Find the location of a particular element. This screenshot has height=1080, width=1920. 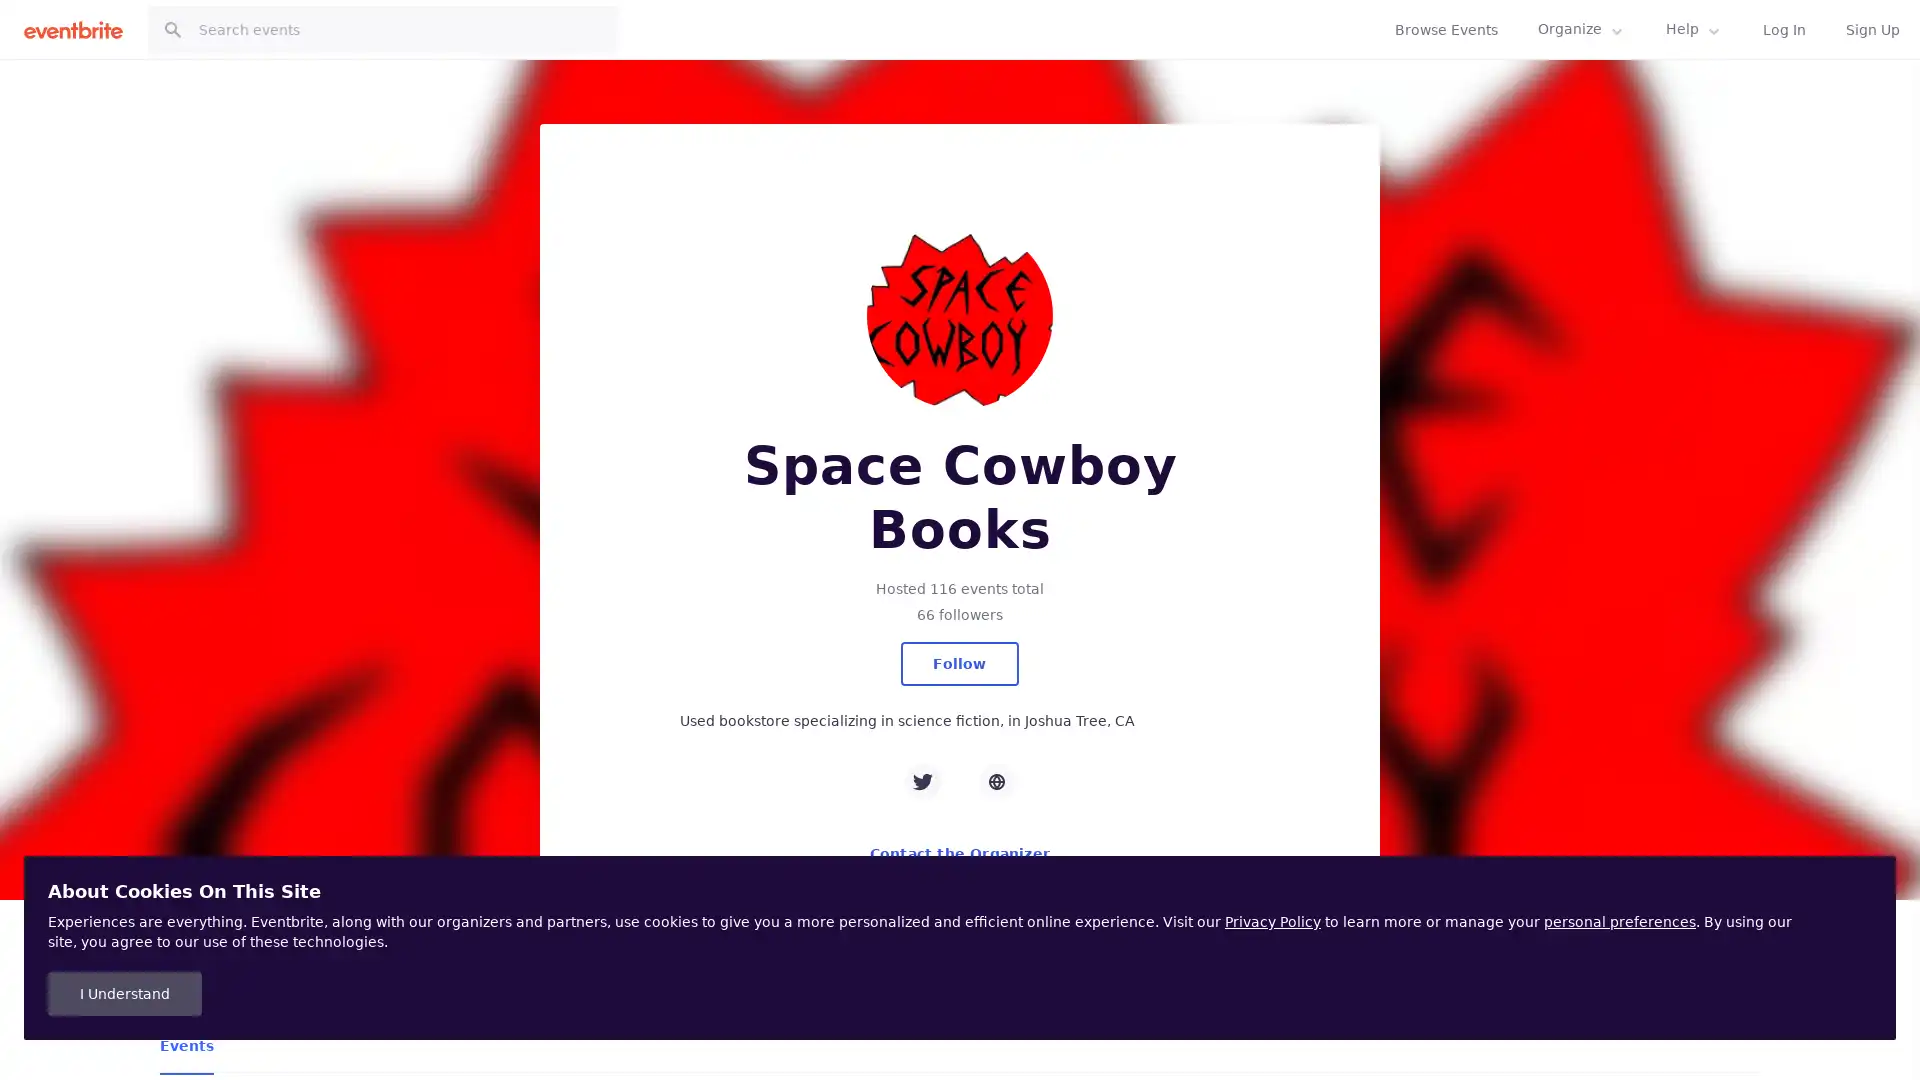

Contact the Organizer is located at coordinates (958, 853).